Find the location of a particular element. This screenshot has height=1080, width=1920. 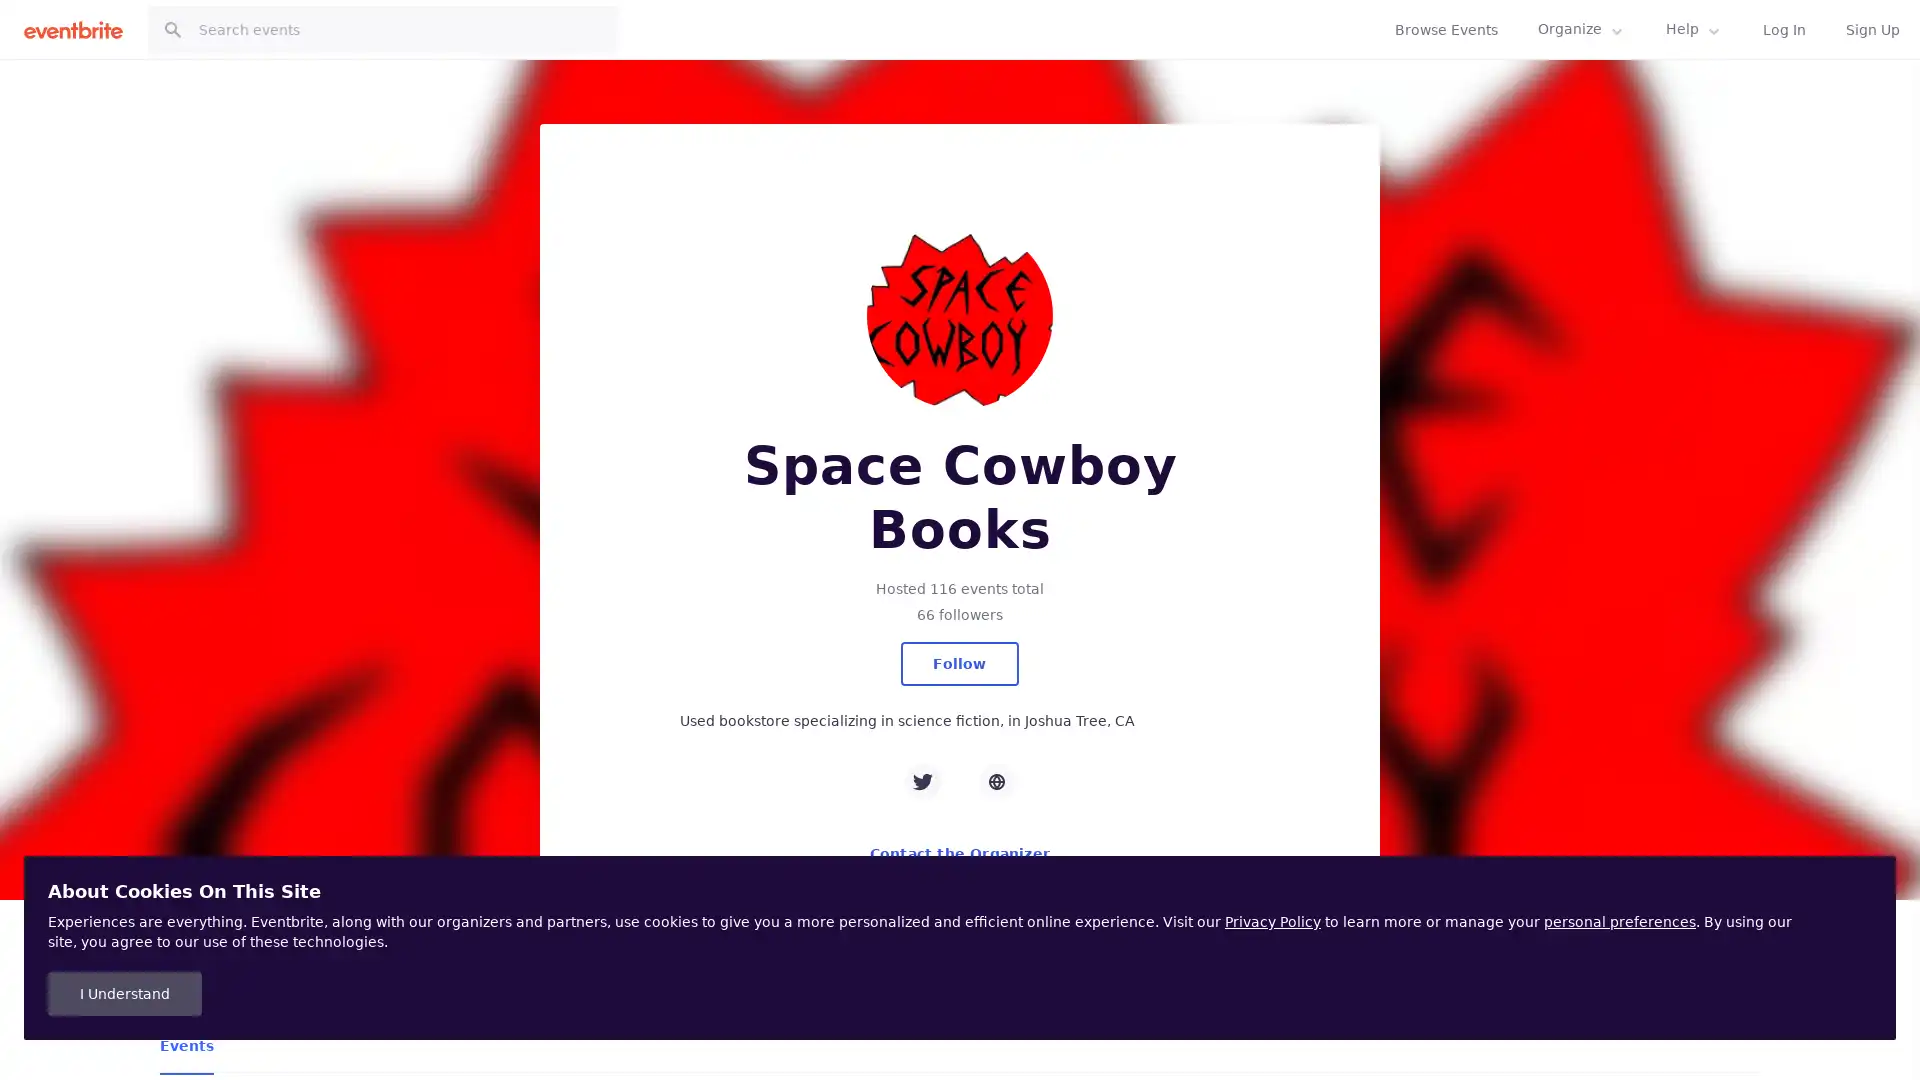

Contact the Organizer is located at coordinates (958, 853).